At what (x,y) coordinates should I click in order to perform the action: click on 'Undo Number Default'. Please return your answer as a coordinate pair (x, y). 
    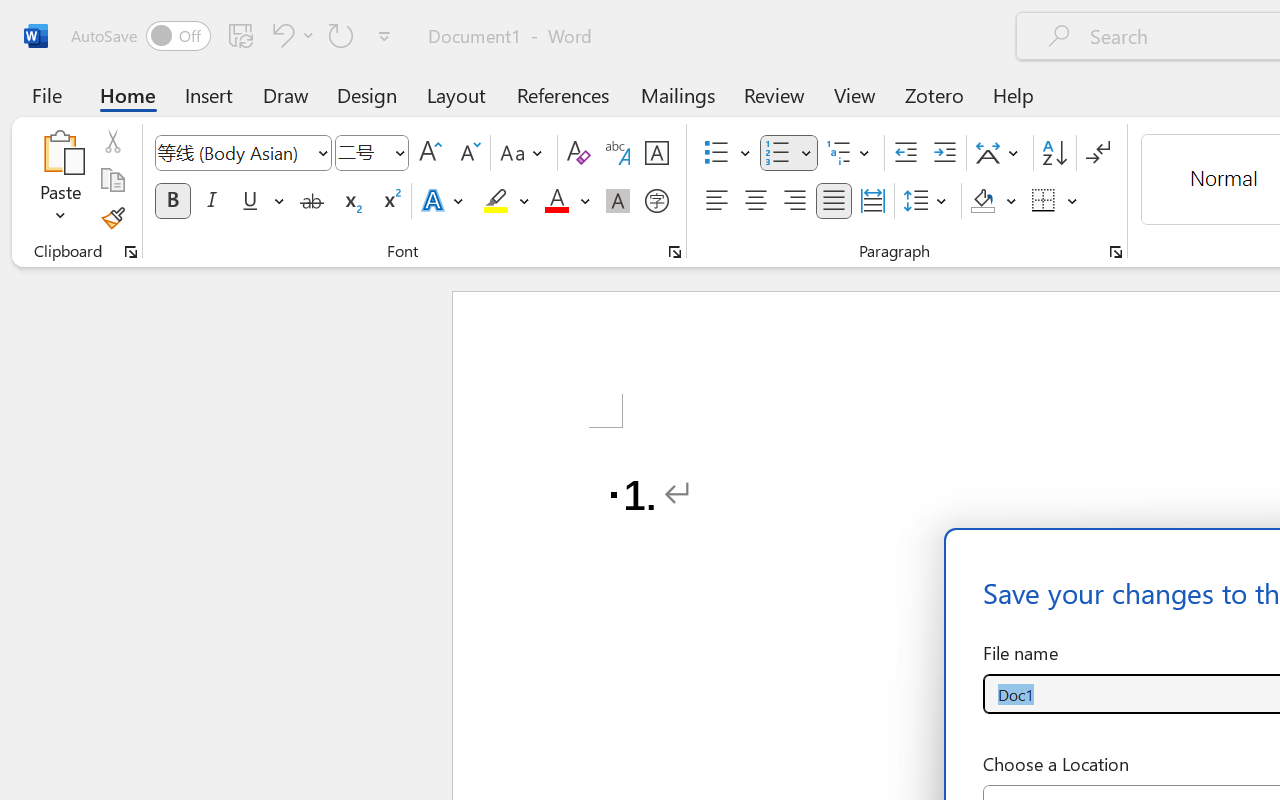
    Looking at the image, I should click on (289, 34).